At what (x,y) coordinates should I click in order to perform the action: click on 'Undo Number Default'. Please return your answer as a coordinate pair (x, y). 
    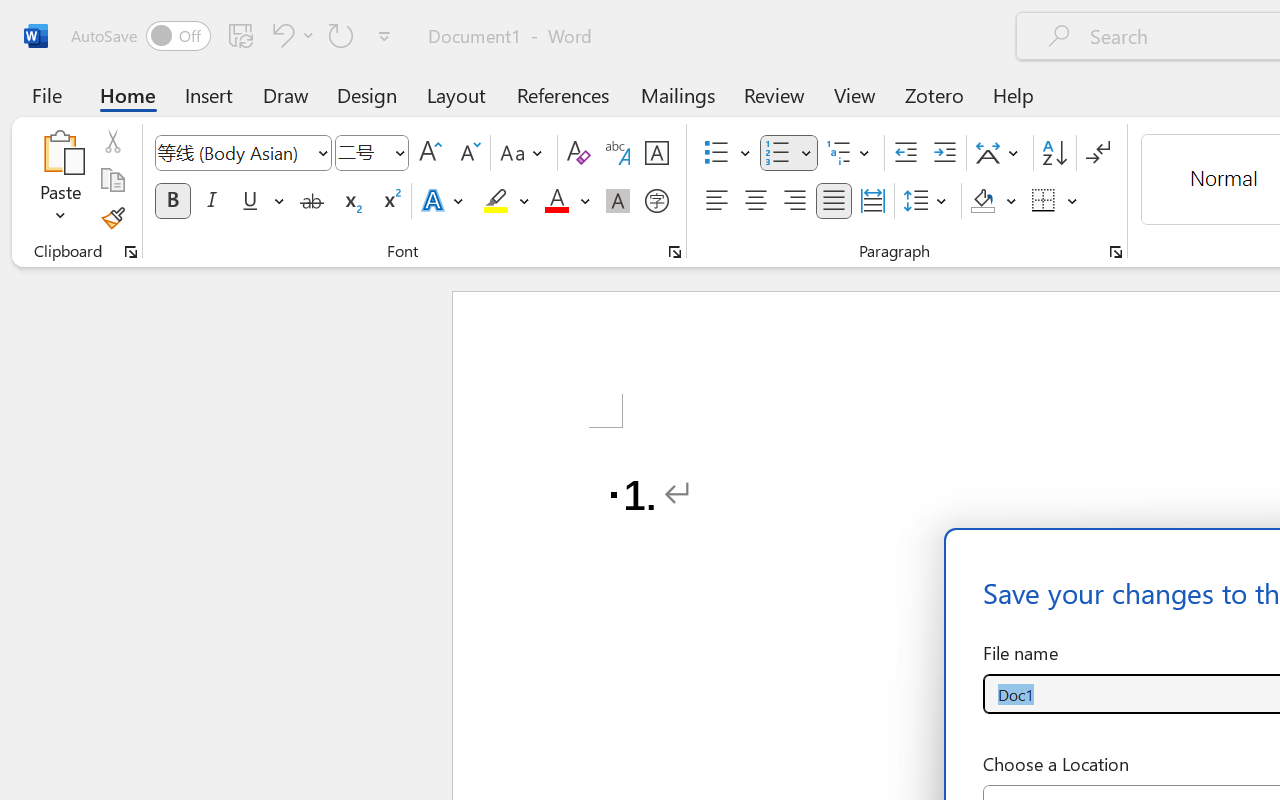
    Looking at the image, I should click on (289, 34).